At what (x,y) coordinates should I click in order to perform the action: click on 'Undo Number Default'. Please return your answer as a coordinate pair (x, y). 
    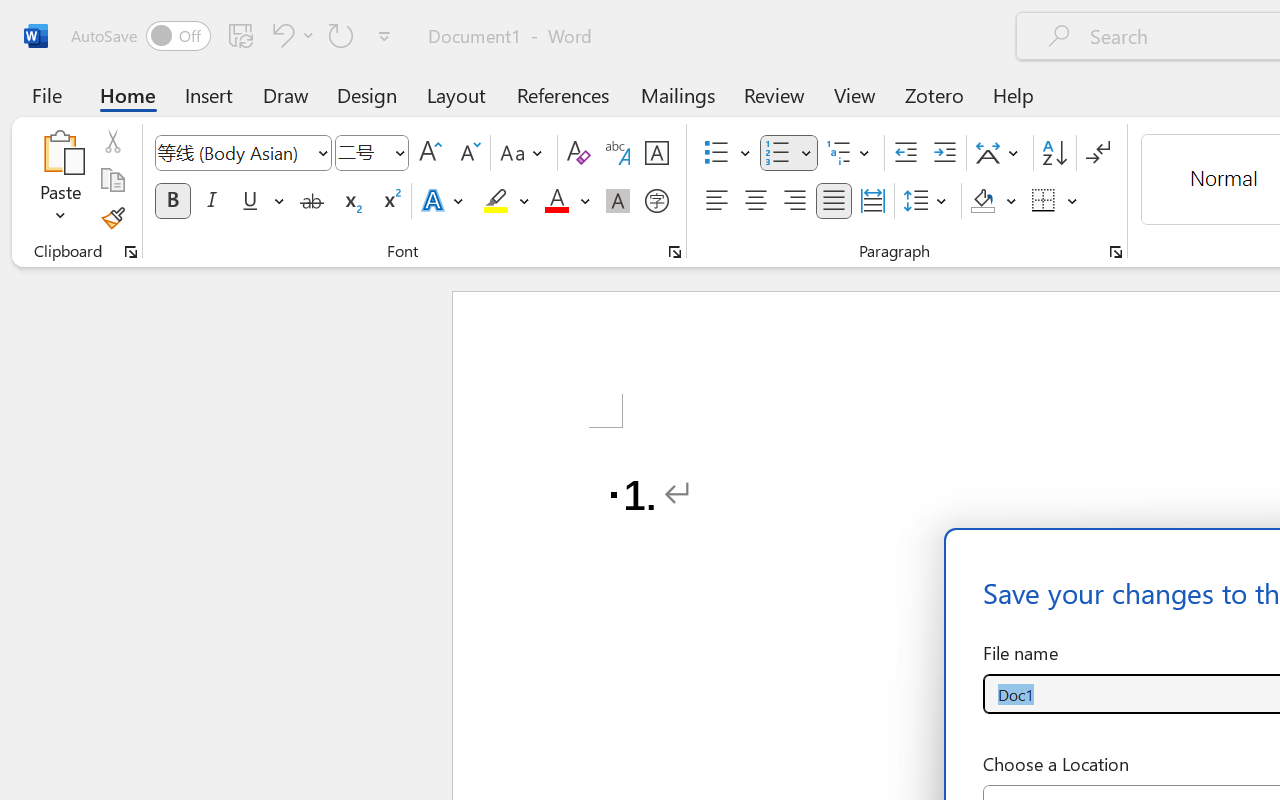
    Looking at the image, I should click on (289, 34).